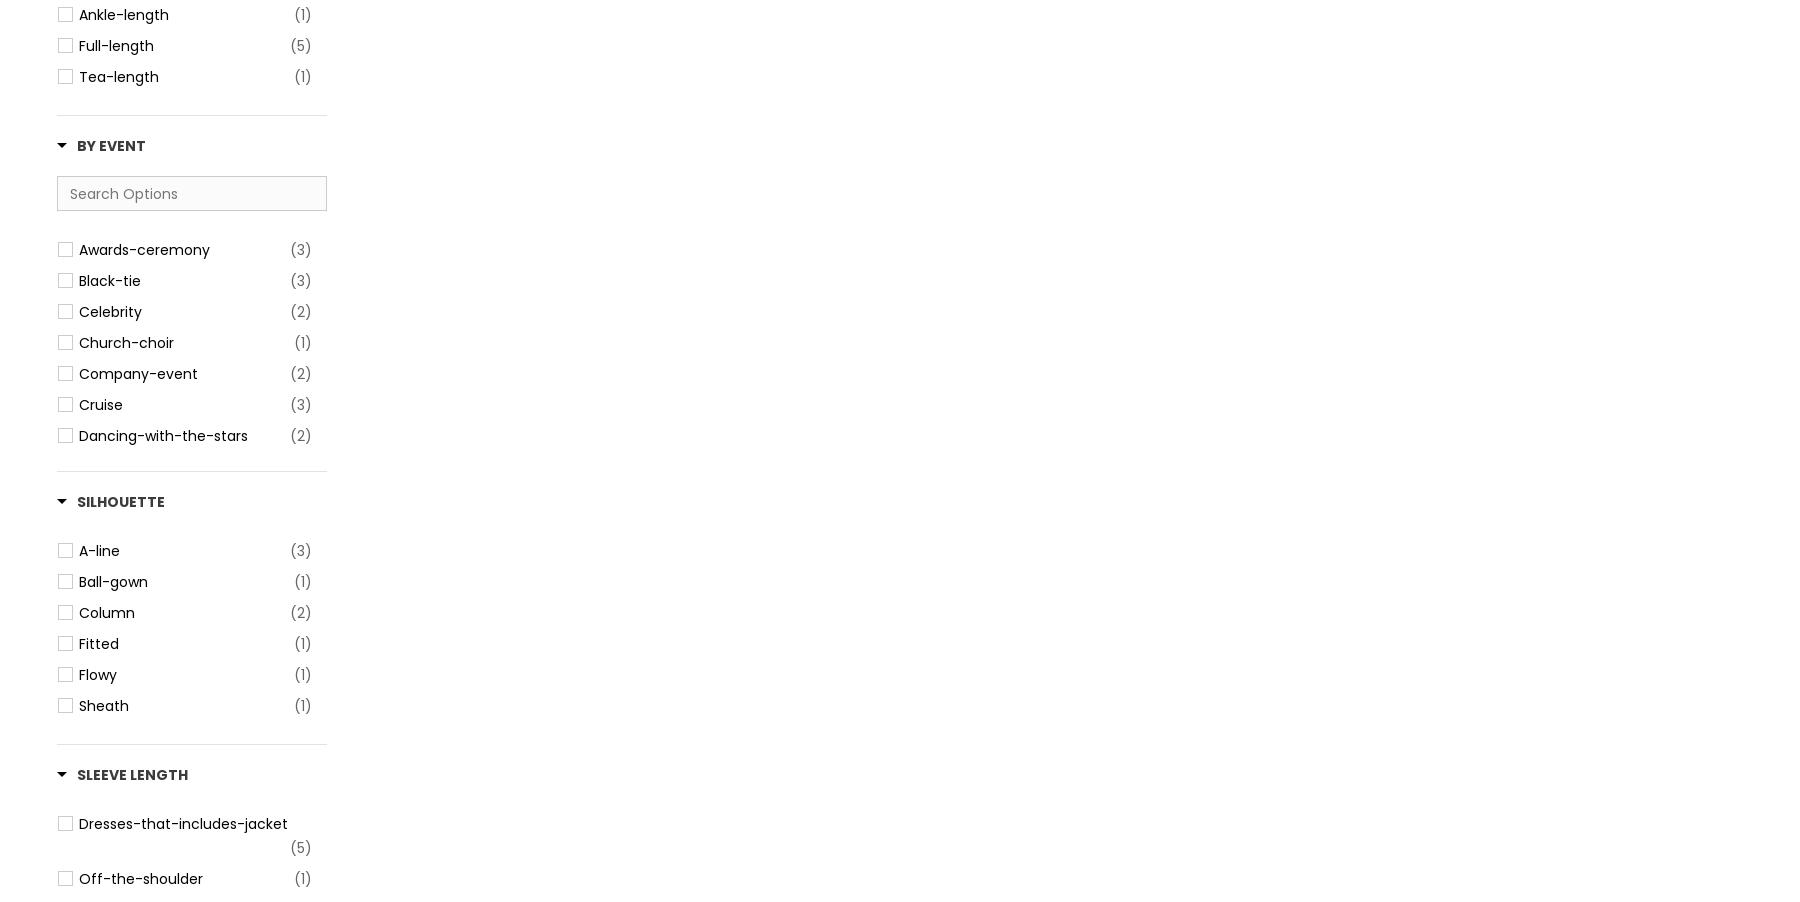 The height and width of the screenshot is (902, 1800). I want to click on 'Tea-length', so click(118, 77).